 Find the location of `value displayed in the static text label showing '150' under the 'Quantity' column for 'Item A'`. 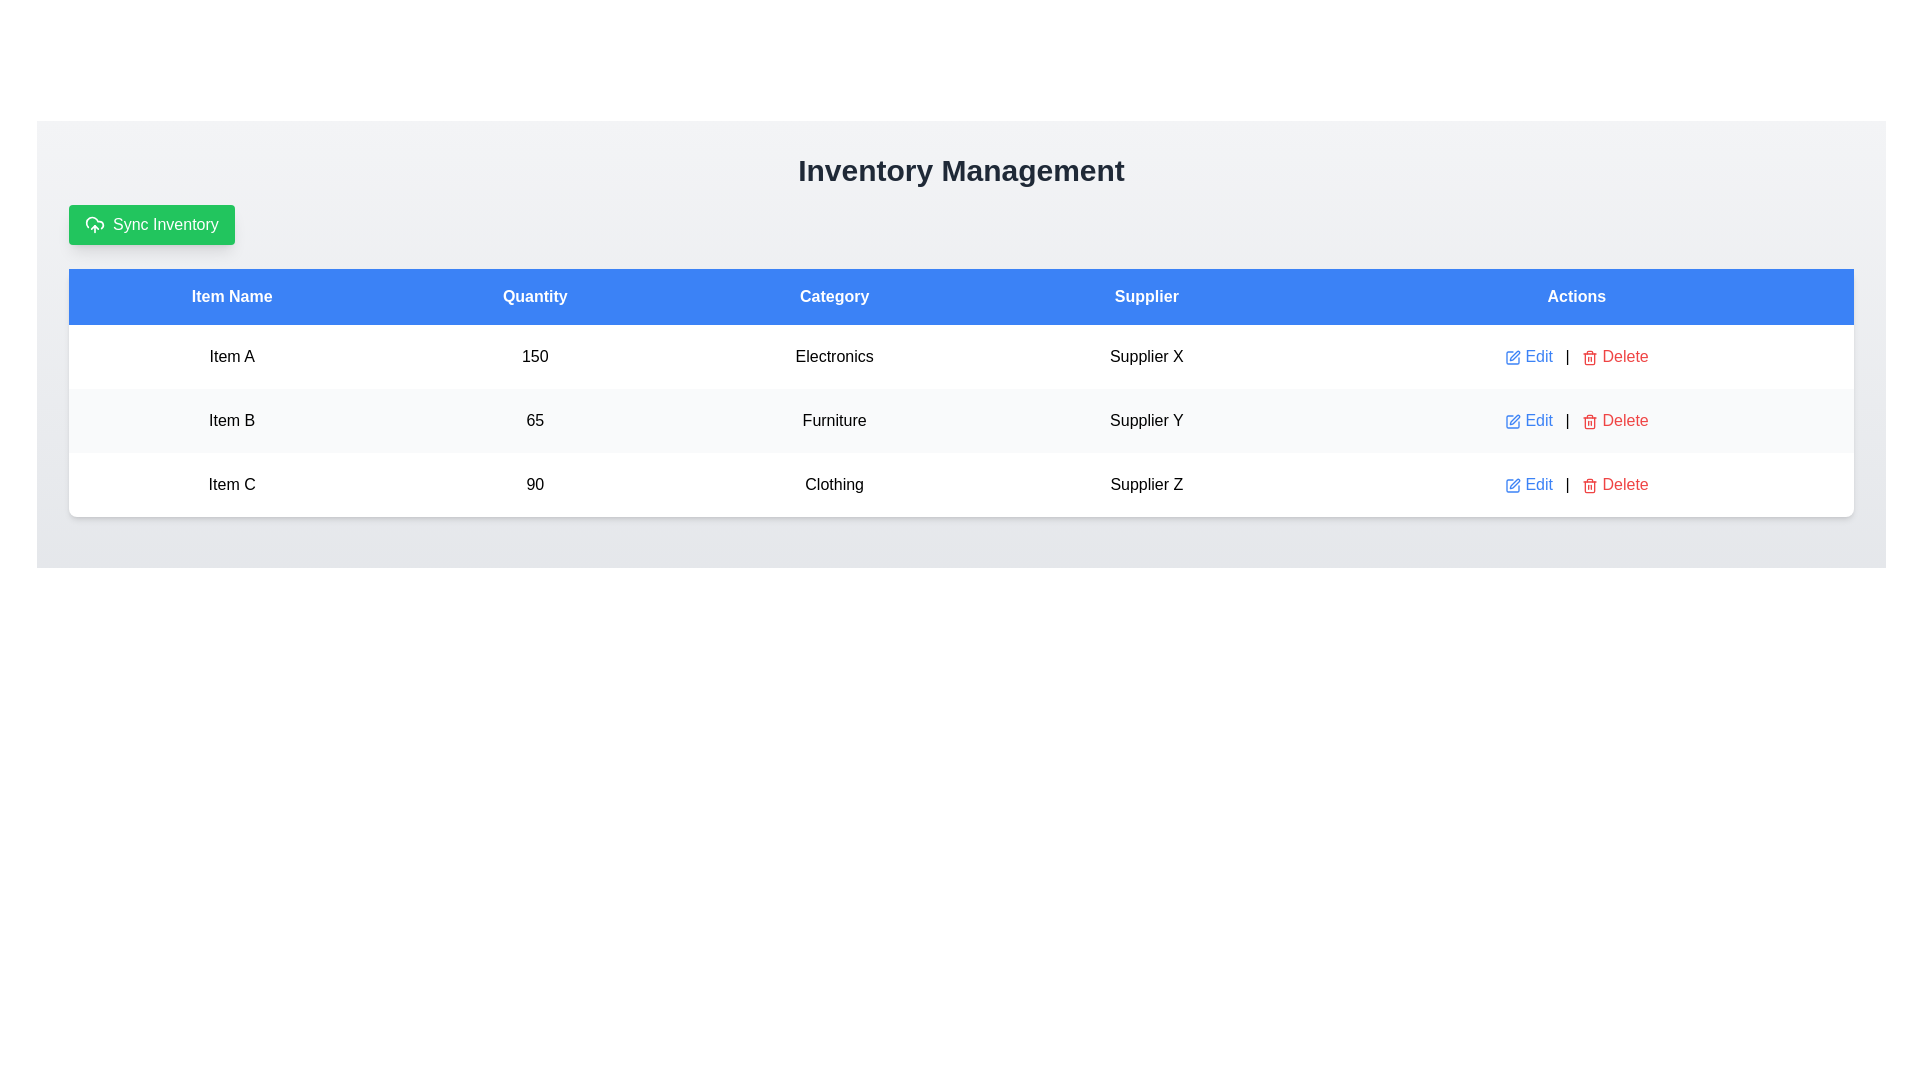

value displayed in the static text label showing '150' under the 'Quantity' column for 'Item A' is located at coordinates (535, 356).